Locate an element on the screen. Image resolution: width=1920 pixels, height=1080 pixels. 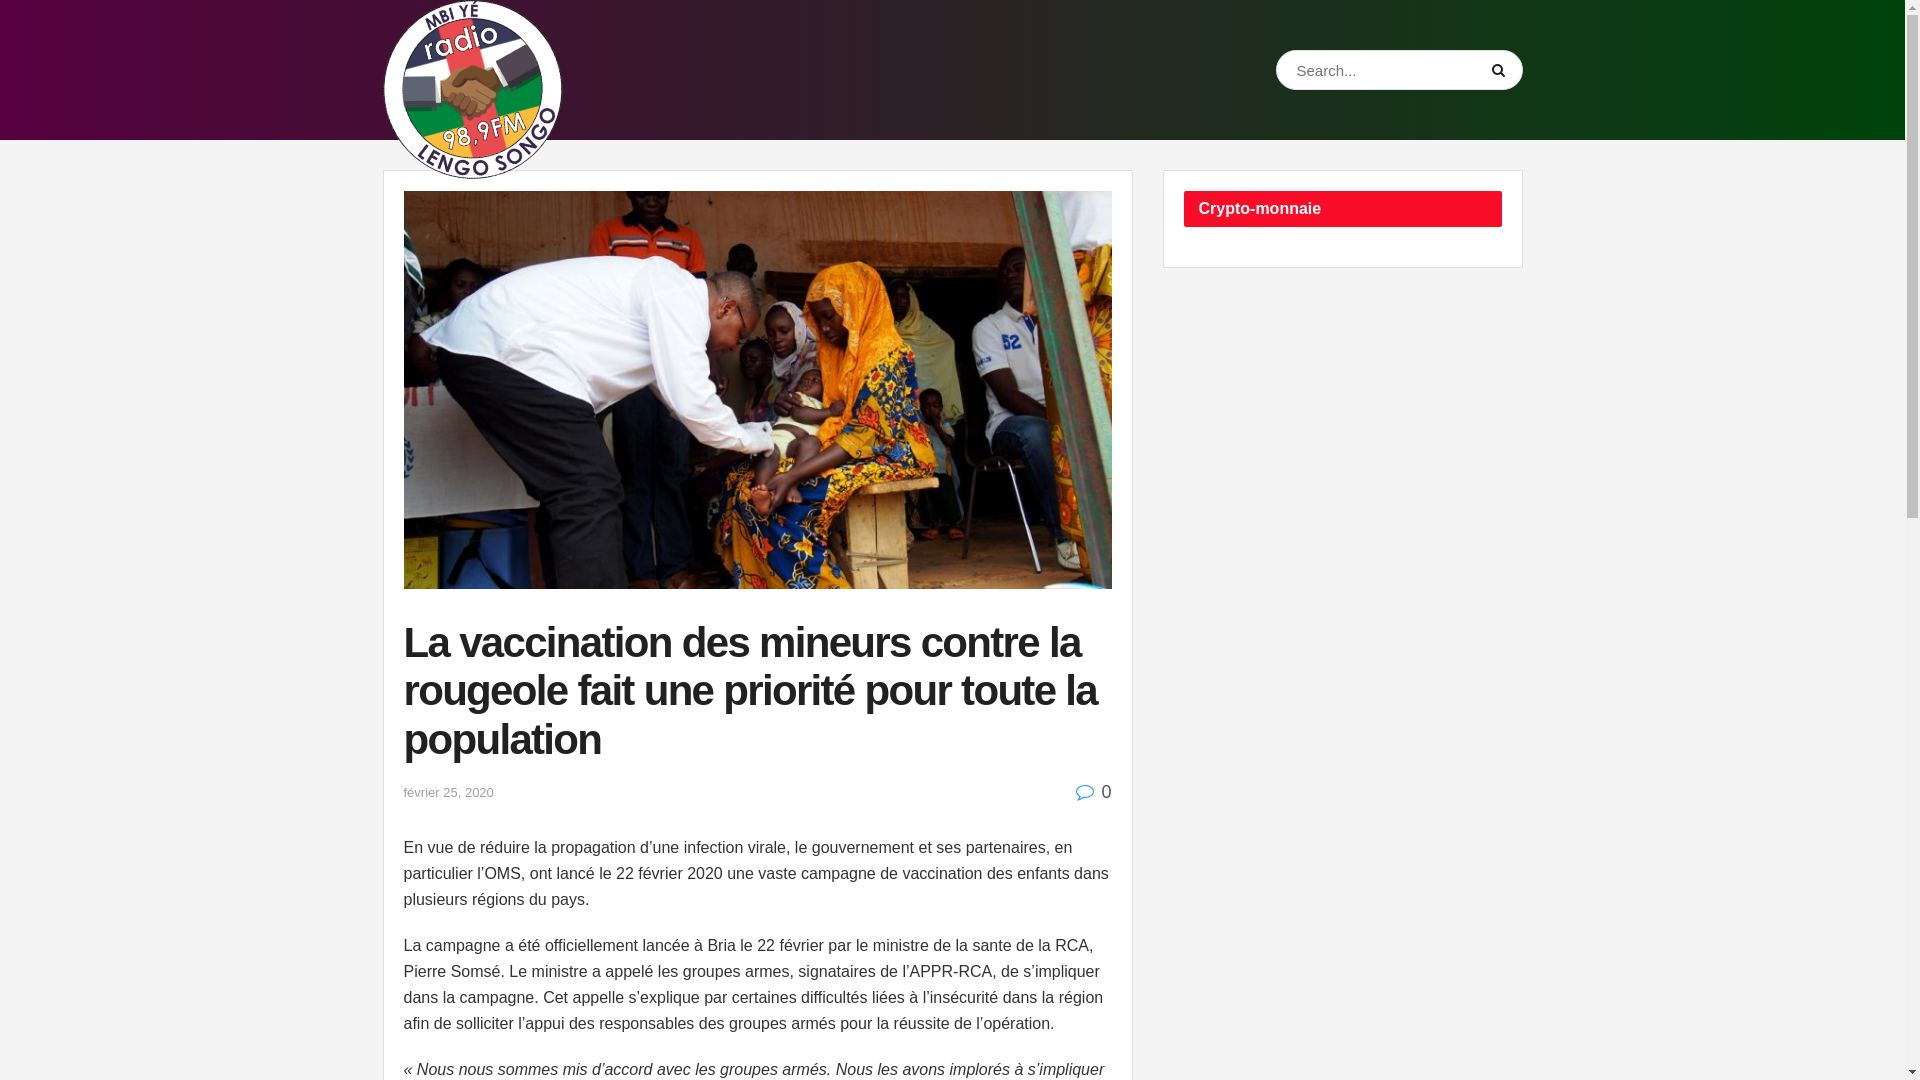
'0' is located at coordinates (1074, 790).